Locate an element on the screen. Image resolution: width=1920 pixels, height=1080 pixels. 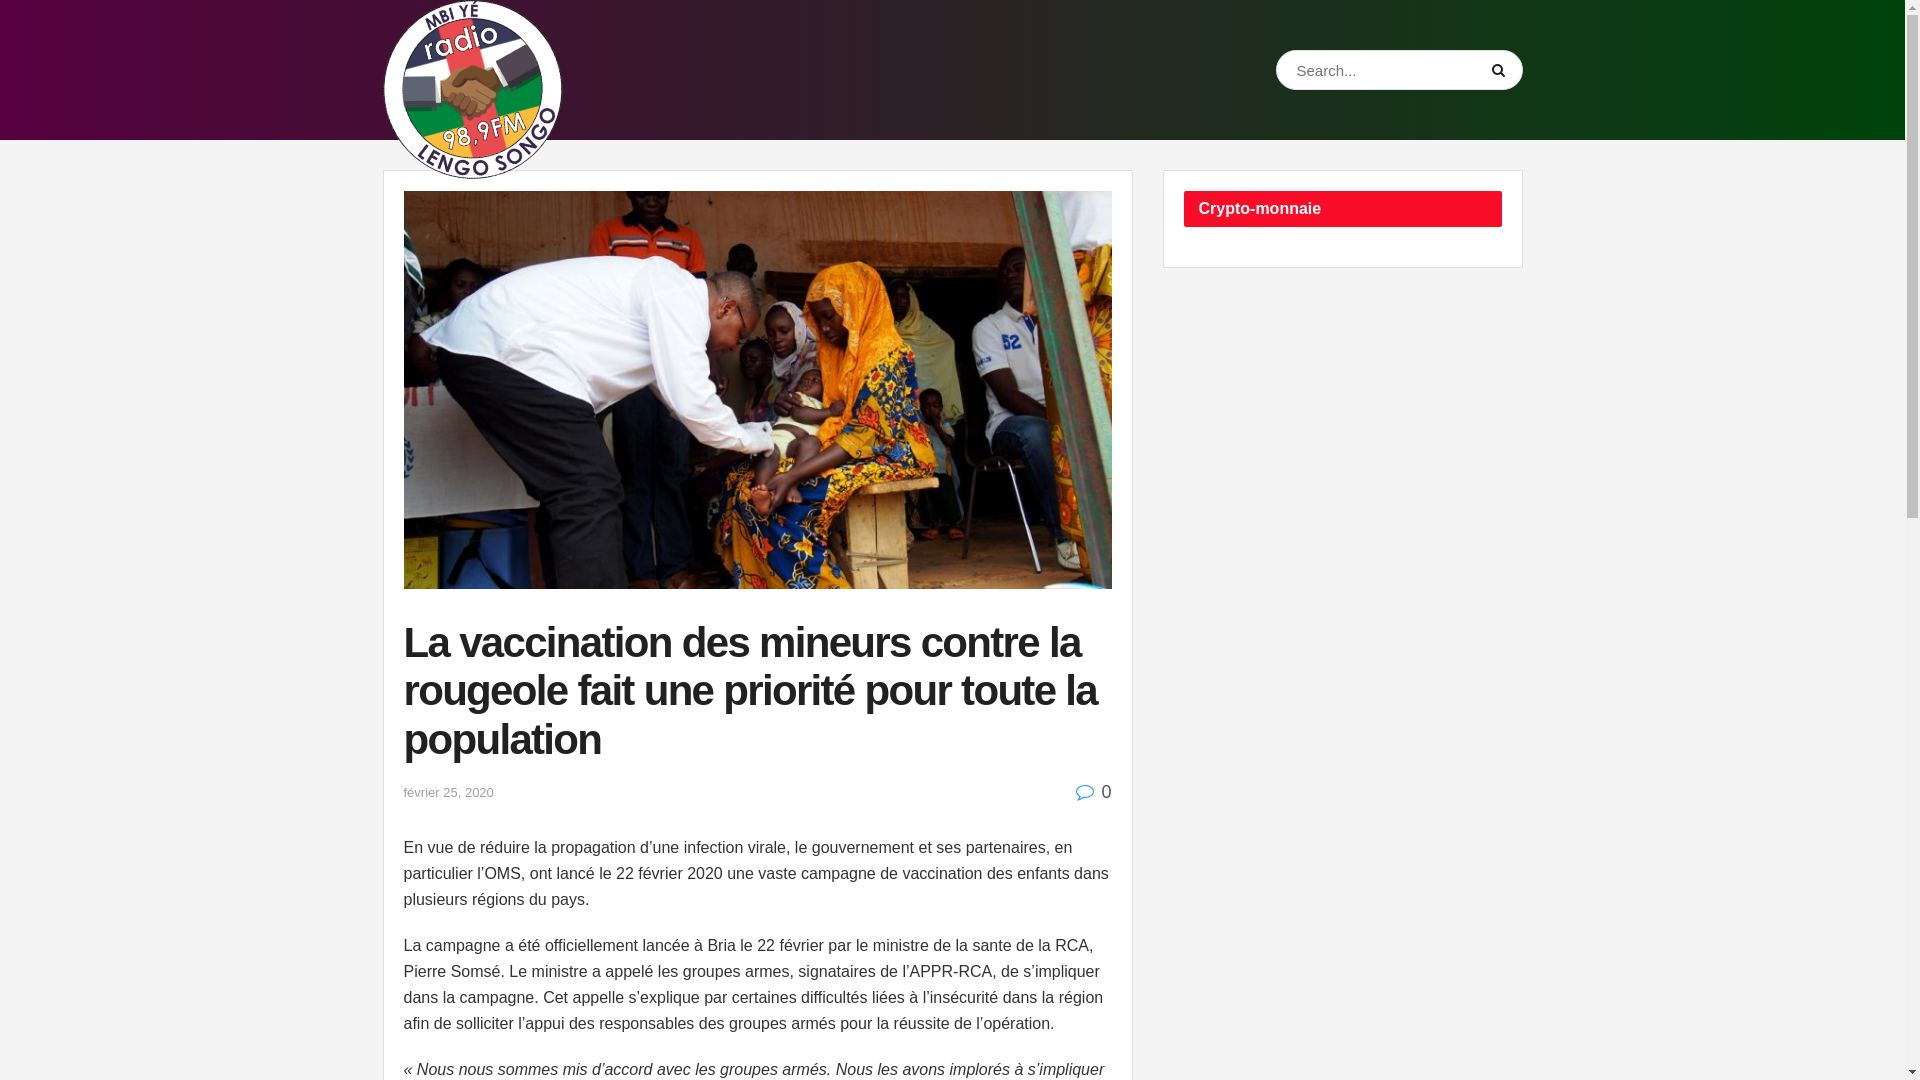
'0' is located at coordinates (1074, 790).